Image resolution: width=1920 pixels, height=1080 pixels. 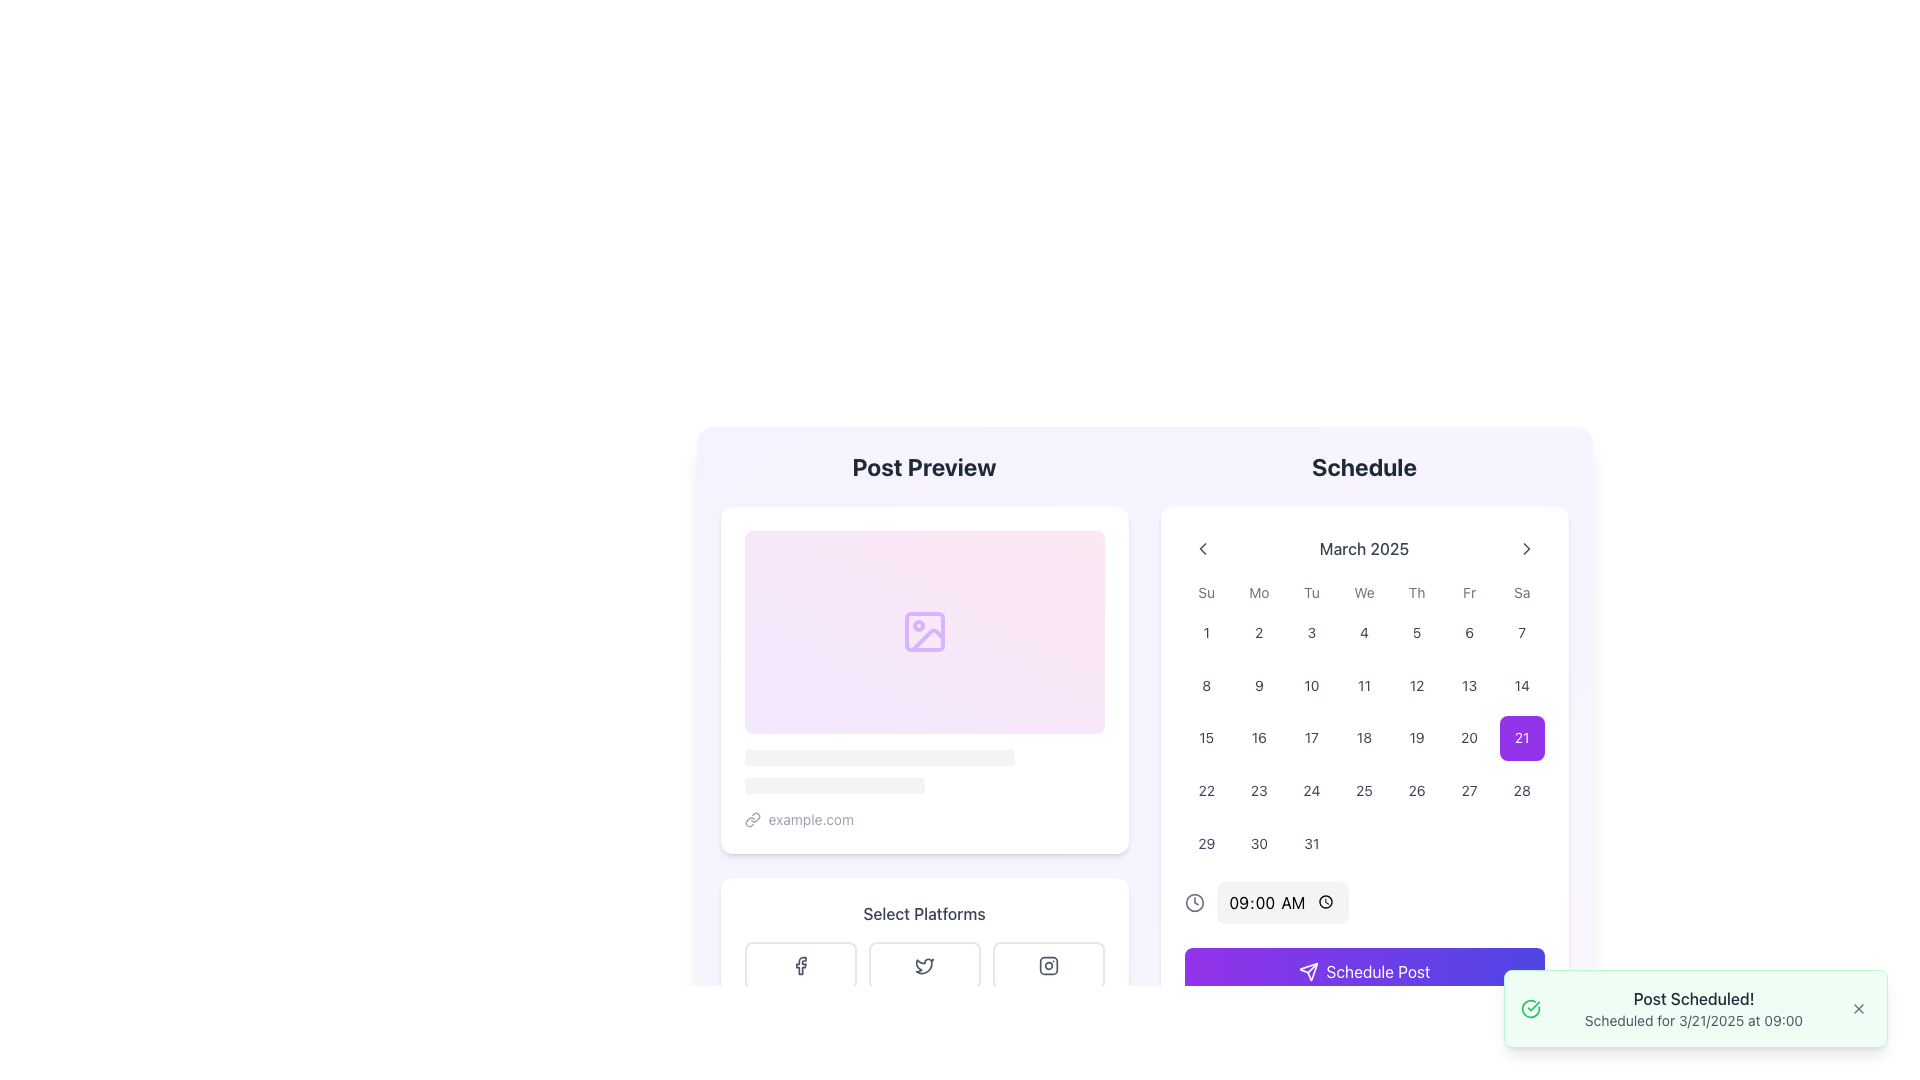 What do you see at coordinates (1857, 1009) in the screenshot?
I see `the close button` at bounding box center [1857, 1009].